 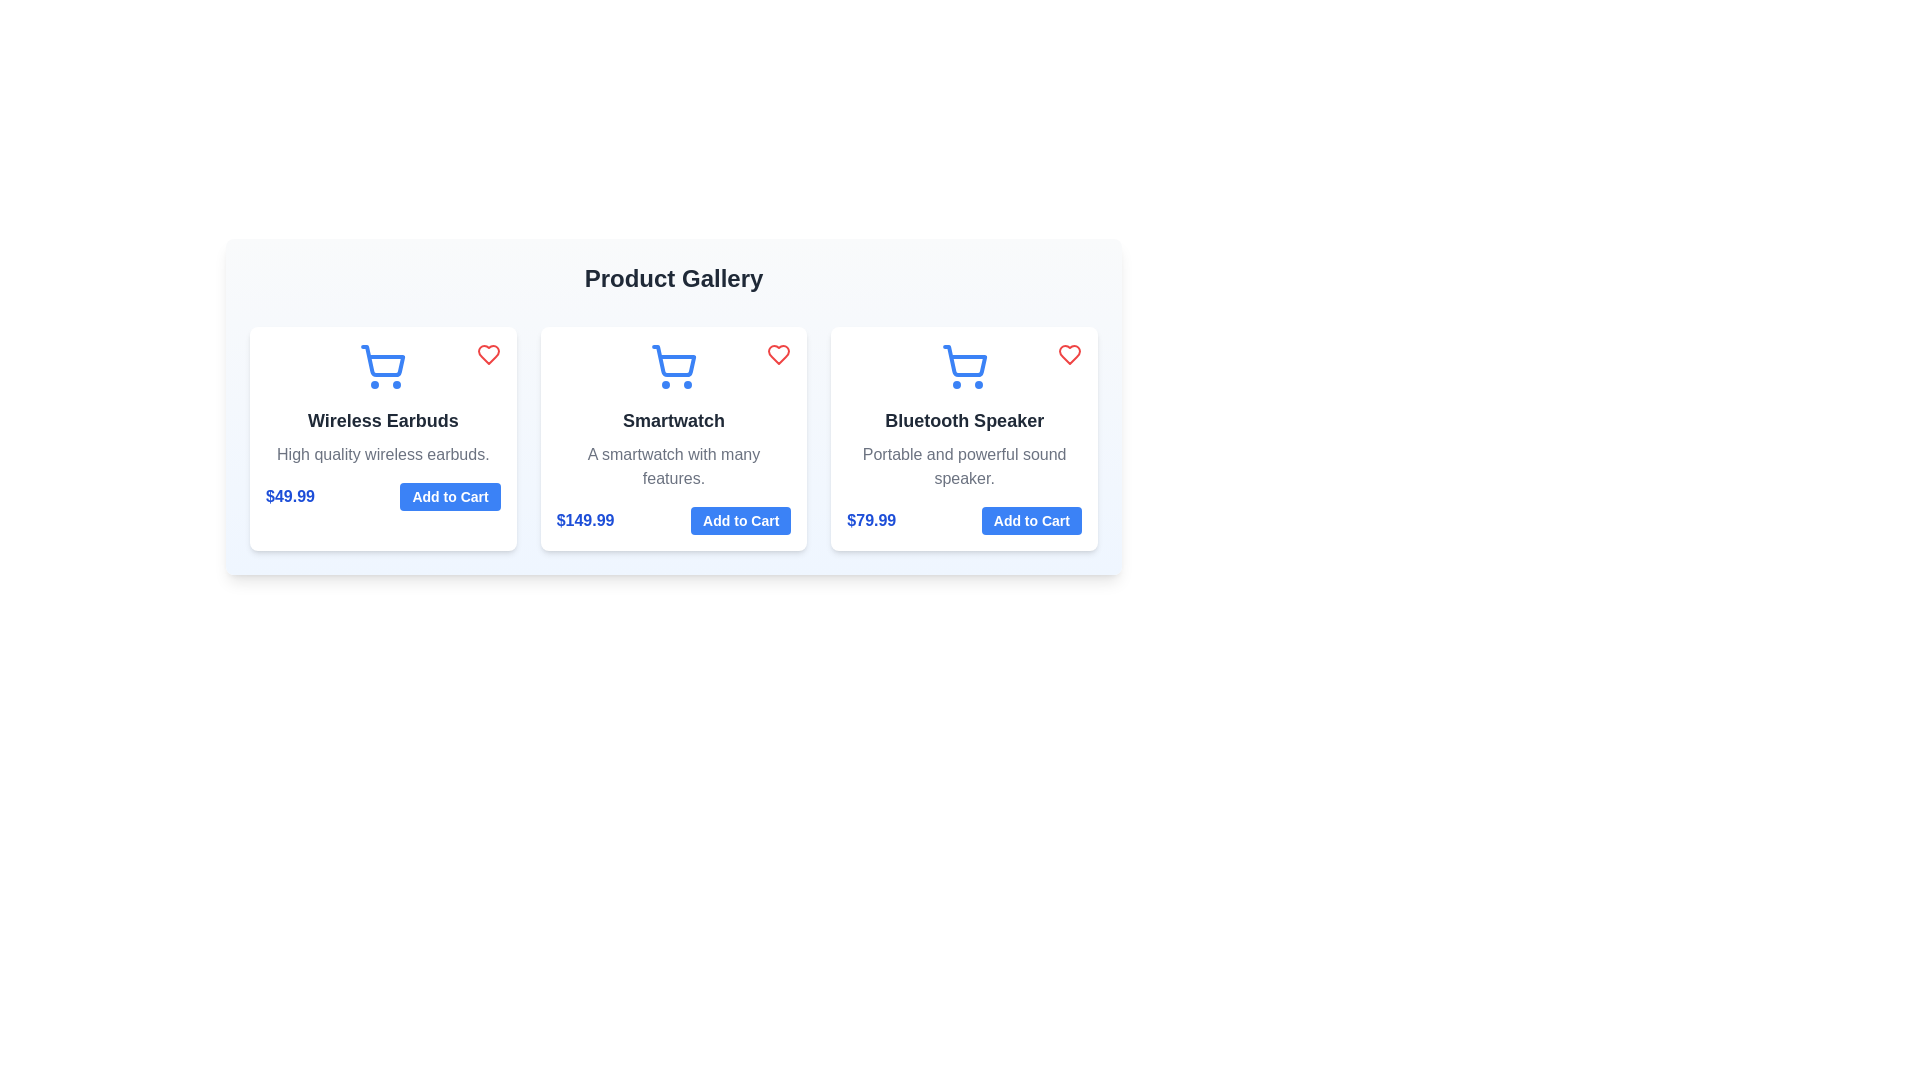 What do you see at coordinates (1031, 519) in the screenshot?
I see `'Add to Cart' button for the product Bluetooth Speaker` at bounding box center [1031, 519].